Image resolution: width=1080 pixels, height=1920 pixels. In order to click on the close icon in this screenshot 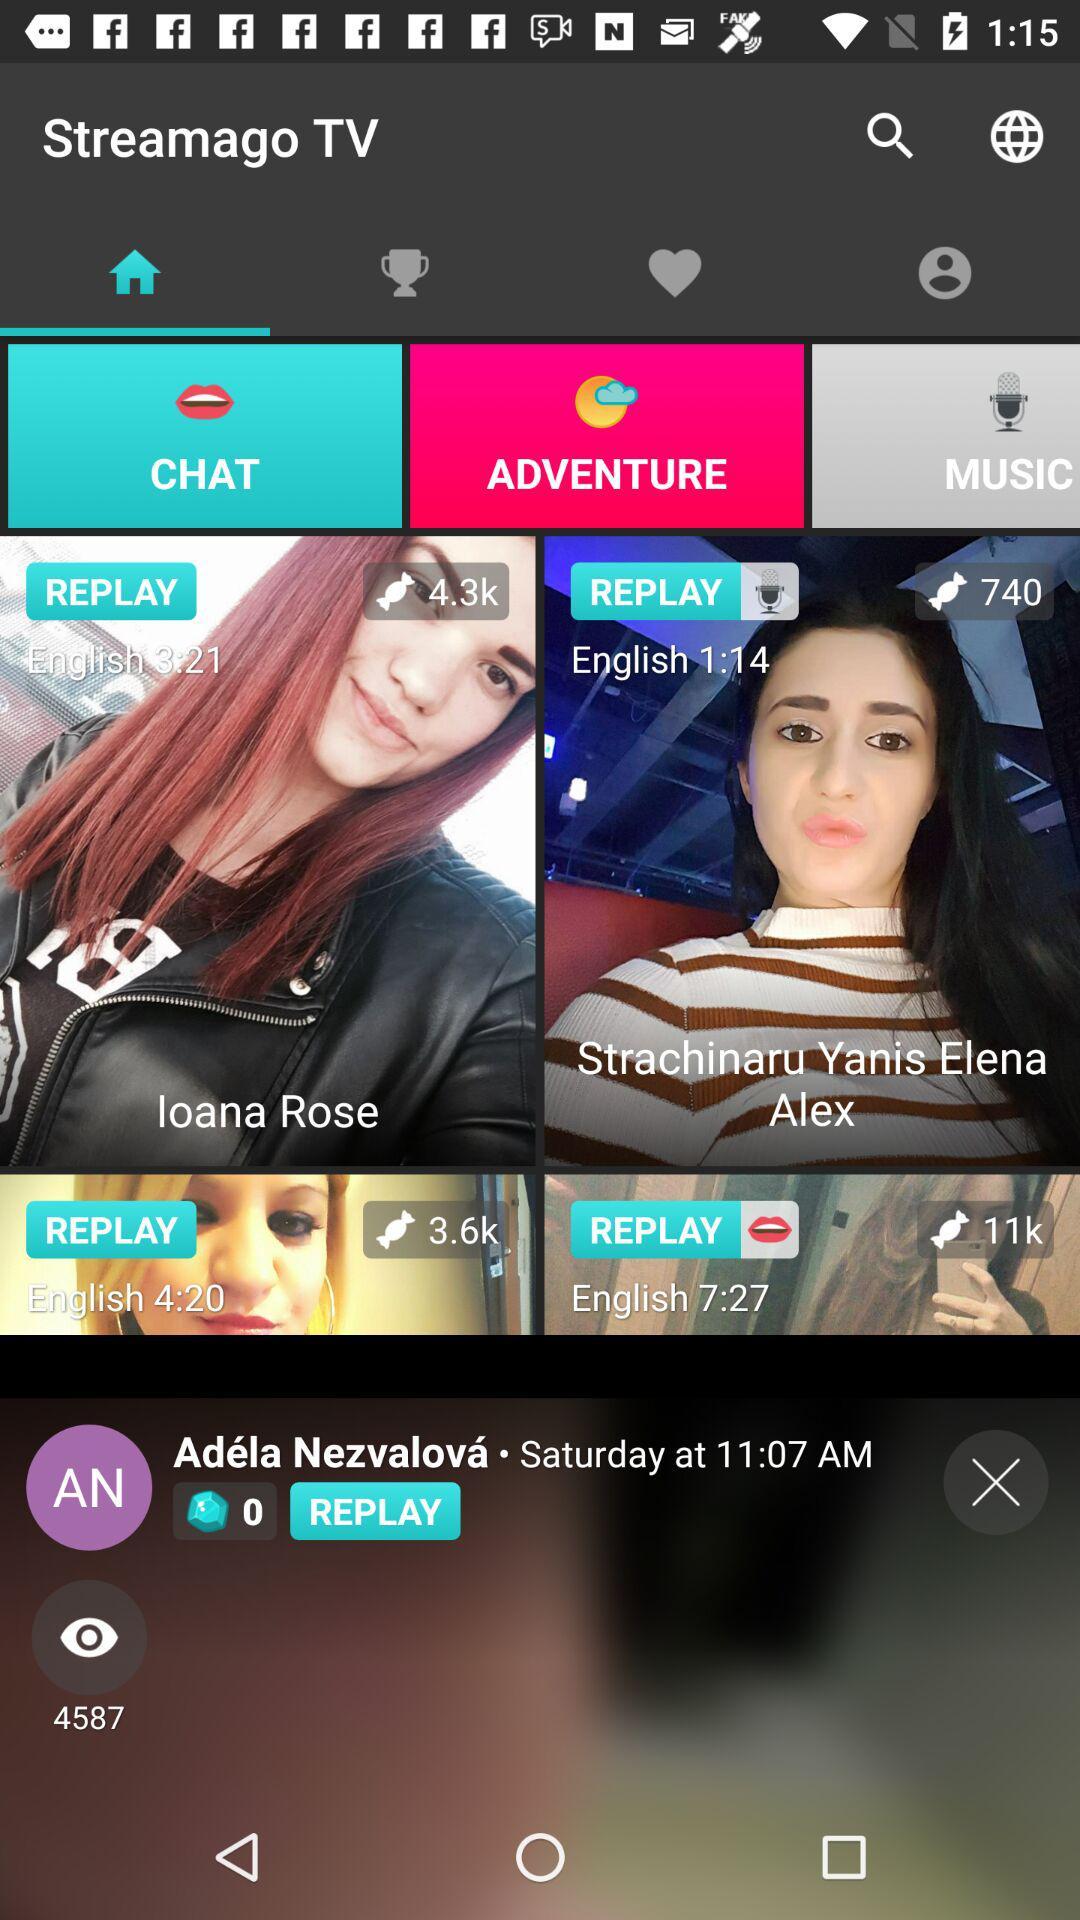, I will do `click(995, 1520)`.